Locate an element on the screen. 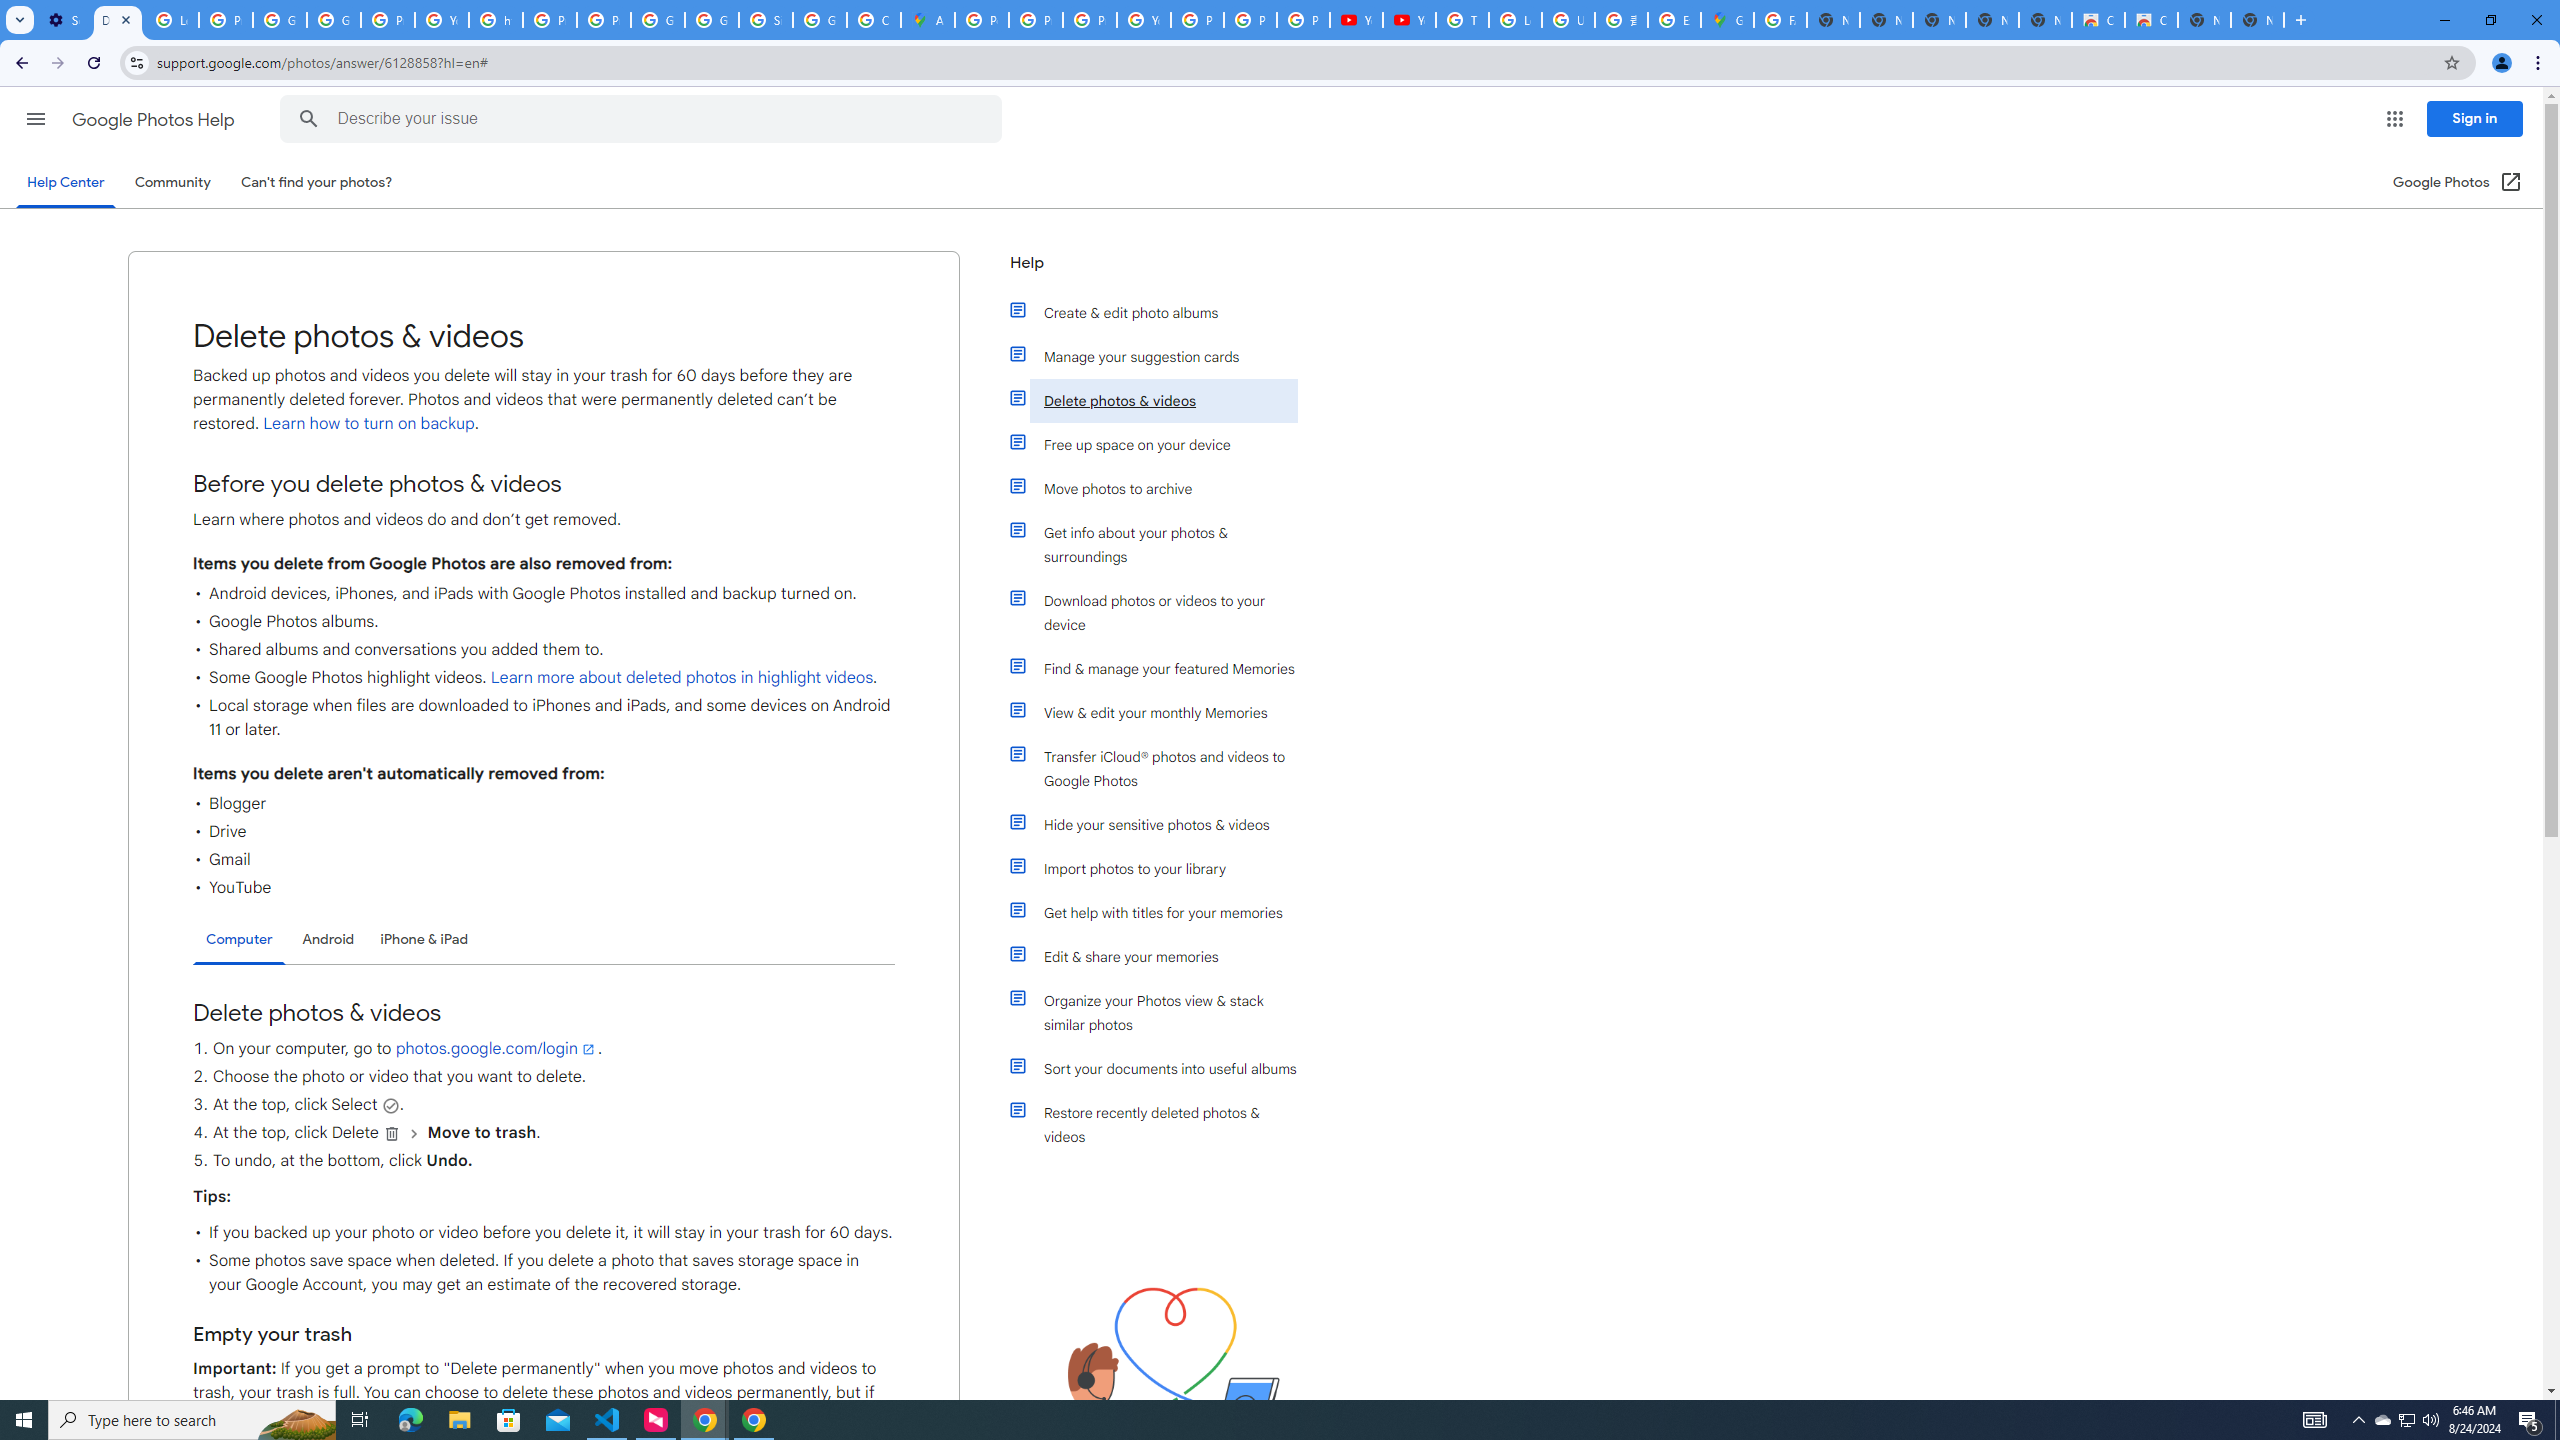 The width and height of the screenshot is (2560, 1440). 'Delete photos & videos' is located at coordinates (1162, 401).